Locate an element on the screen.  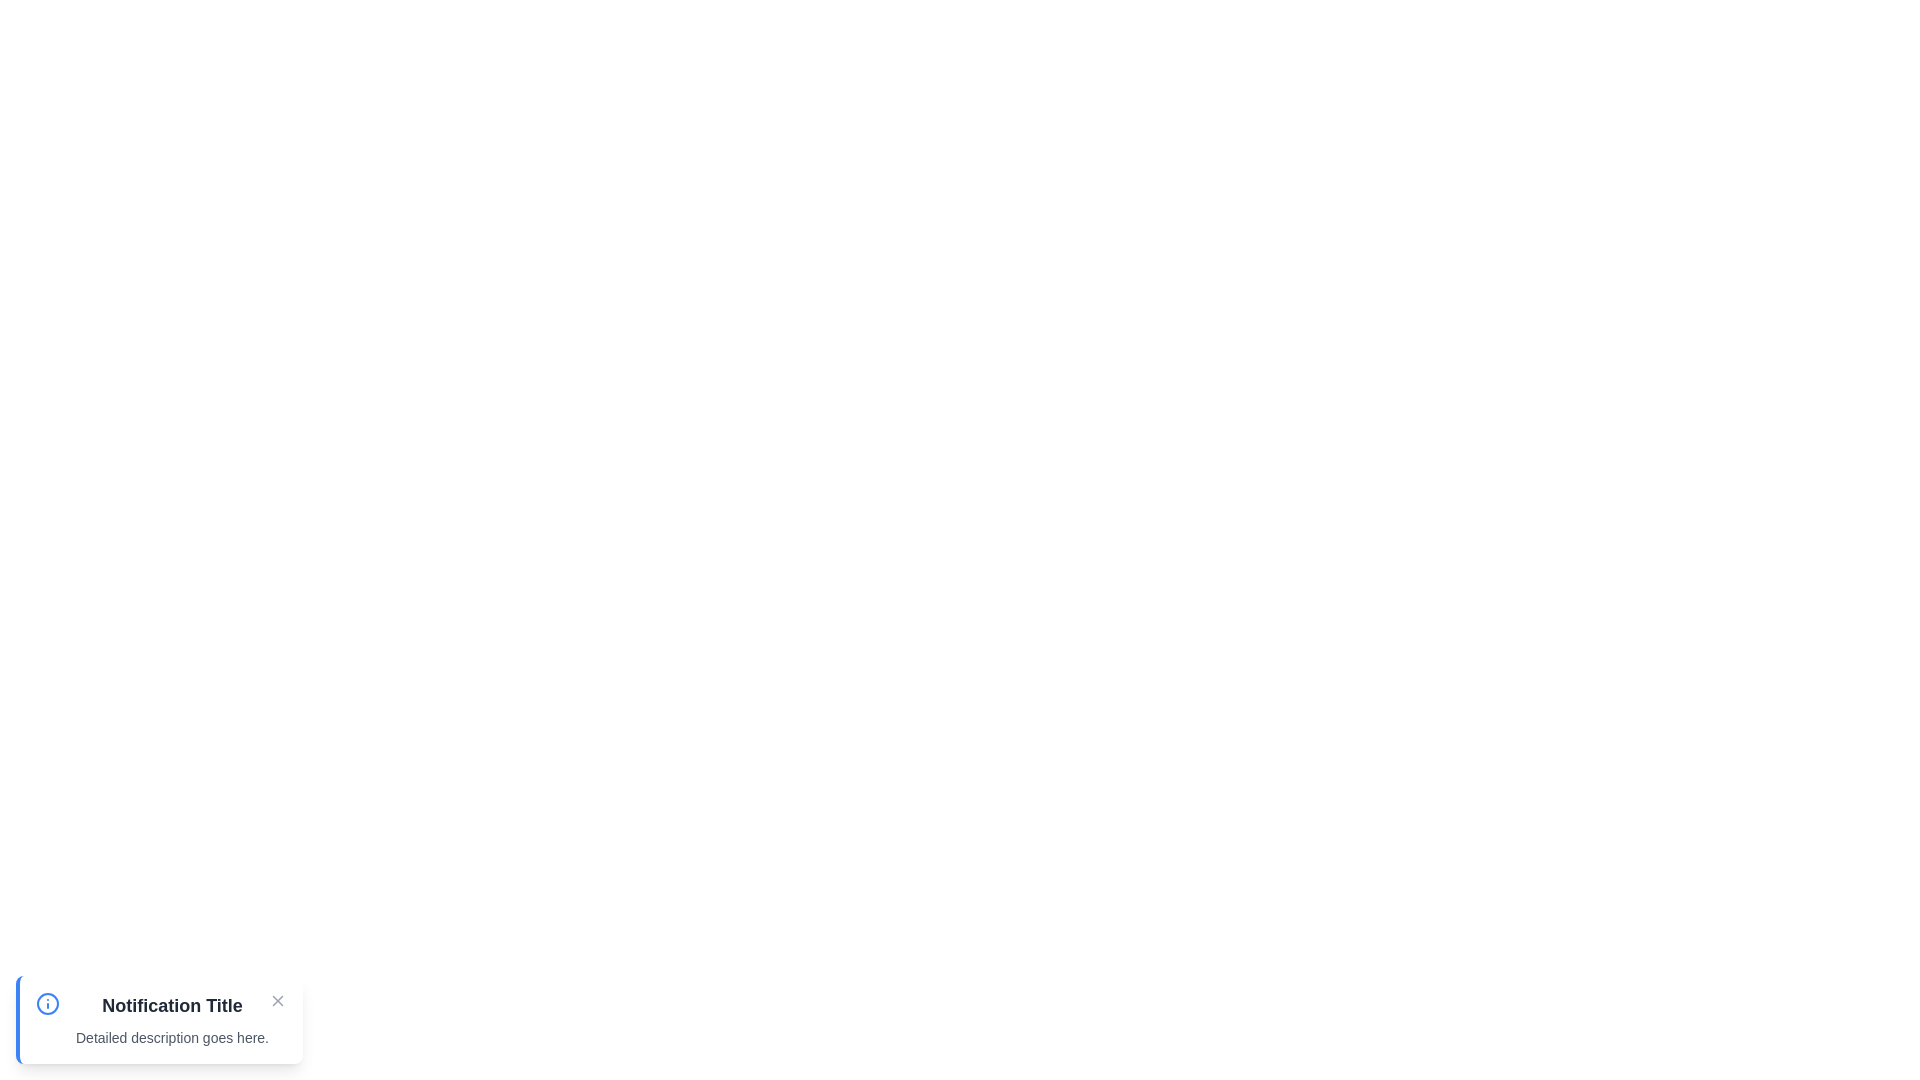
the icon to explore its functionality is located at coordinates (48, 1003).